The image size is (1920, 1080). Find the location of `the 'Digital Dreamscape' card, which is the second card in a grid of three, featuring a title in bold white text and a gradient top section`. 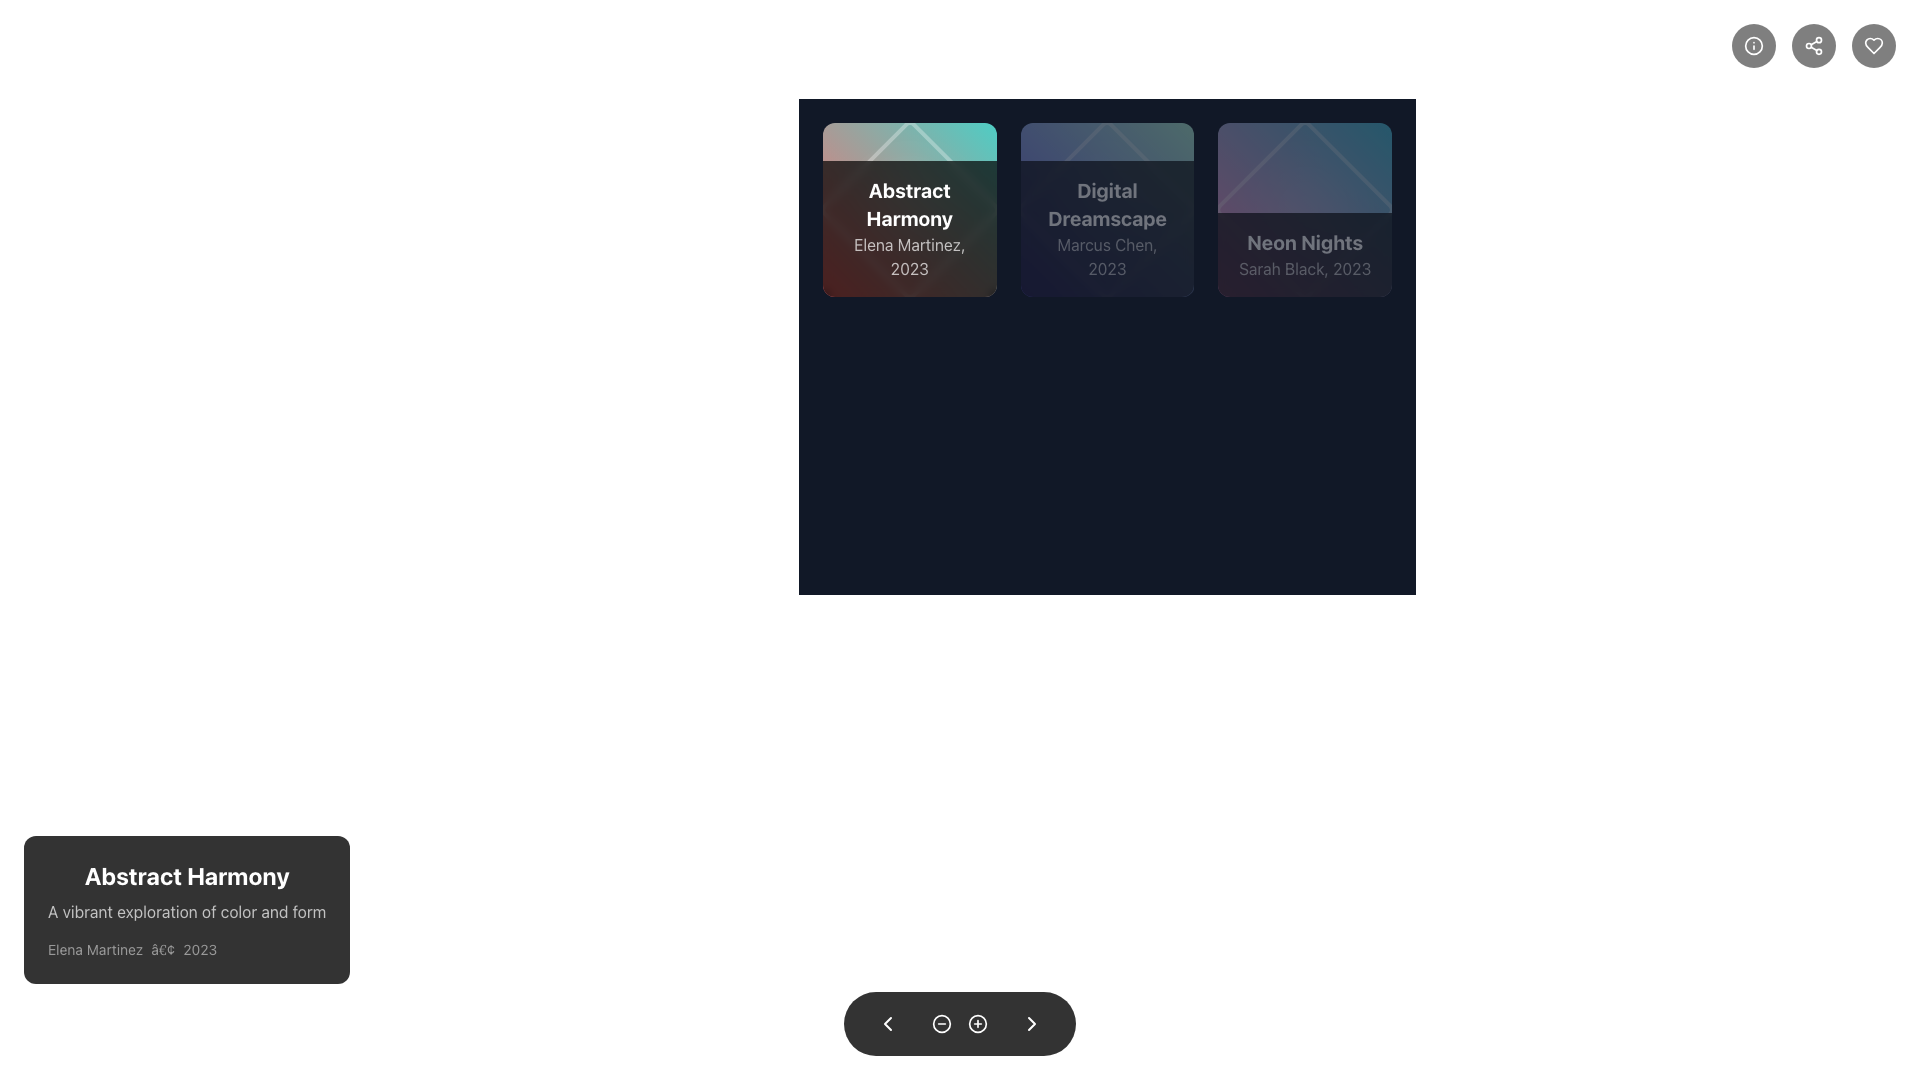

the 'Digital Dreamscape' card, which is the second card in a grid of three, featuring a title in bold white text and a gradient top section is located at coordinates (1106, 209).